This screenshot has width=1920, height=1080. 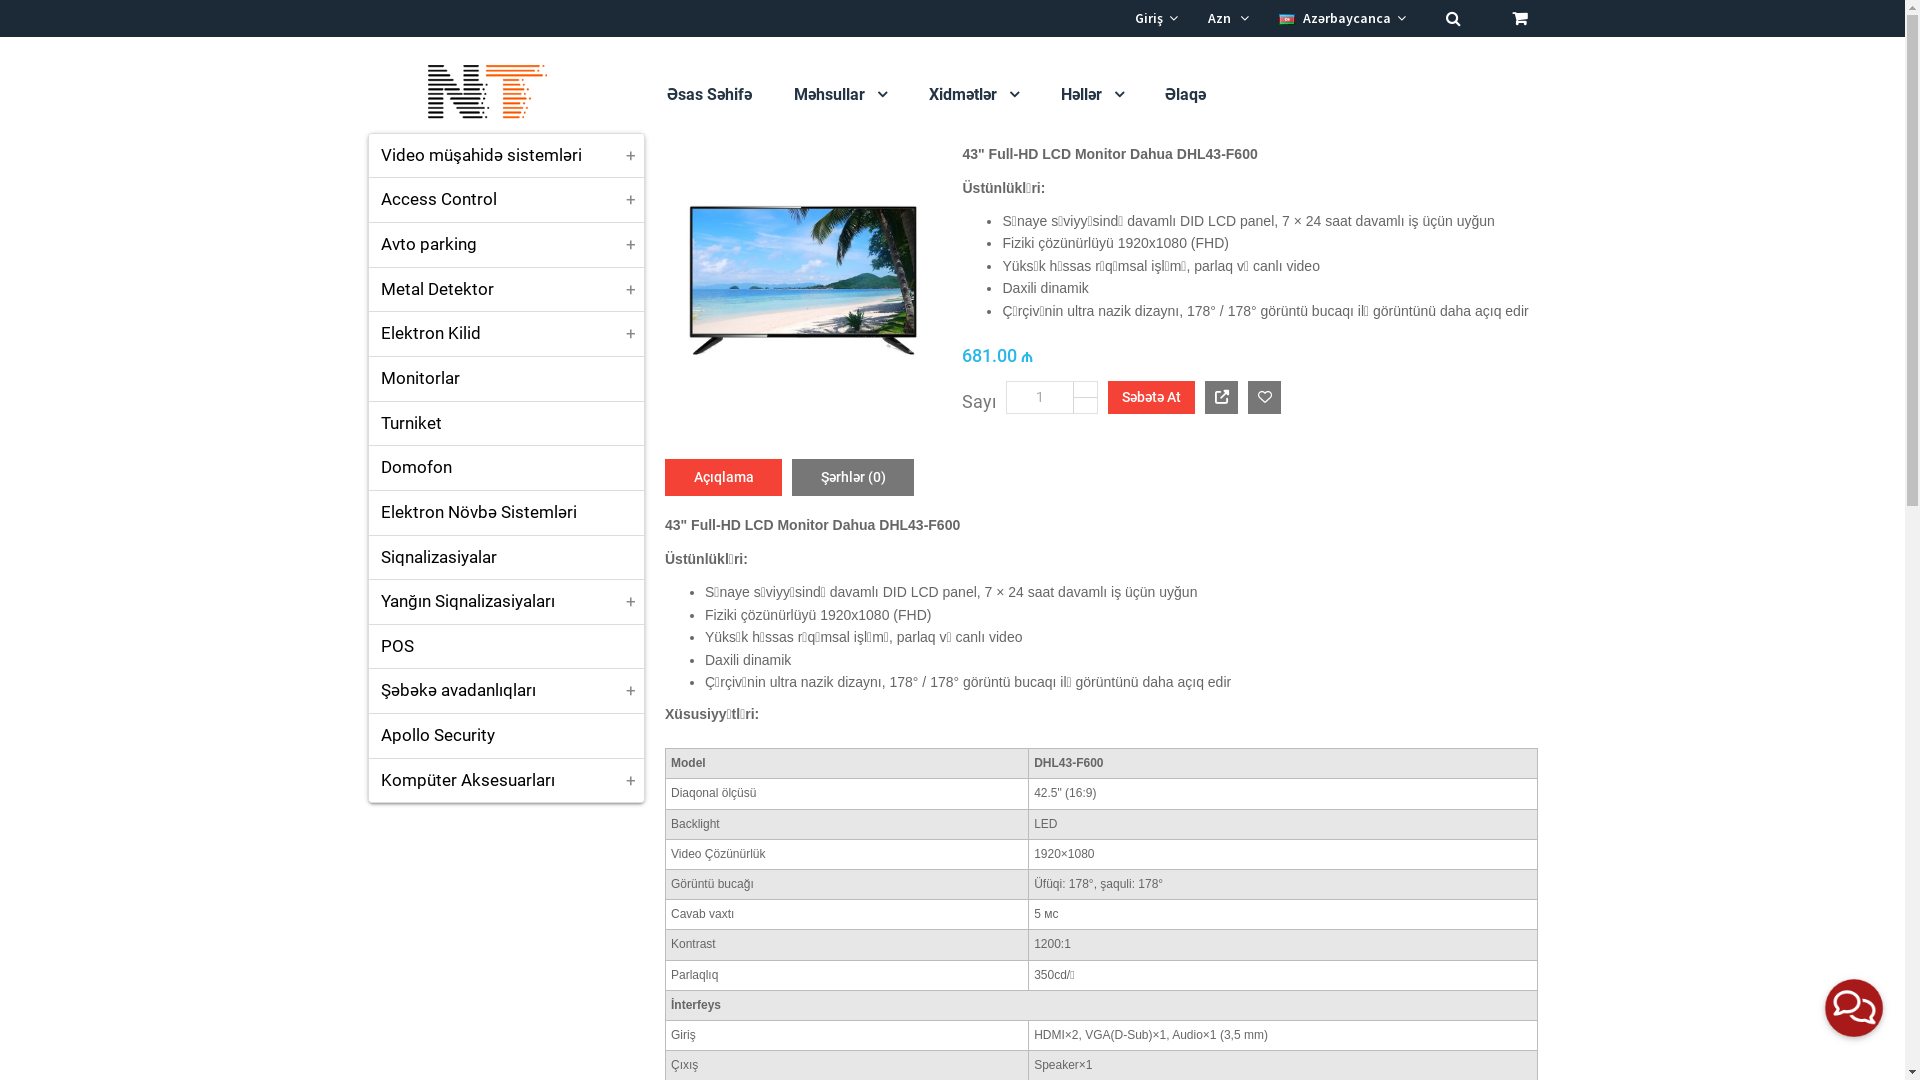 I want to click on 'Elektron Kilid, so click(x=505, y=333).